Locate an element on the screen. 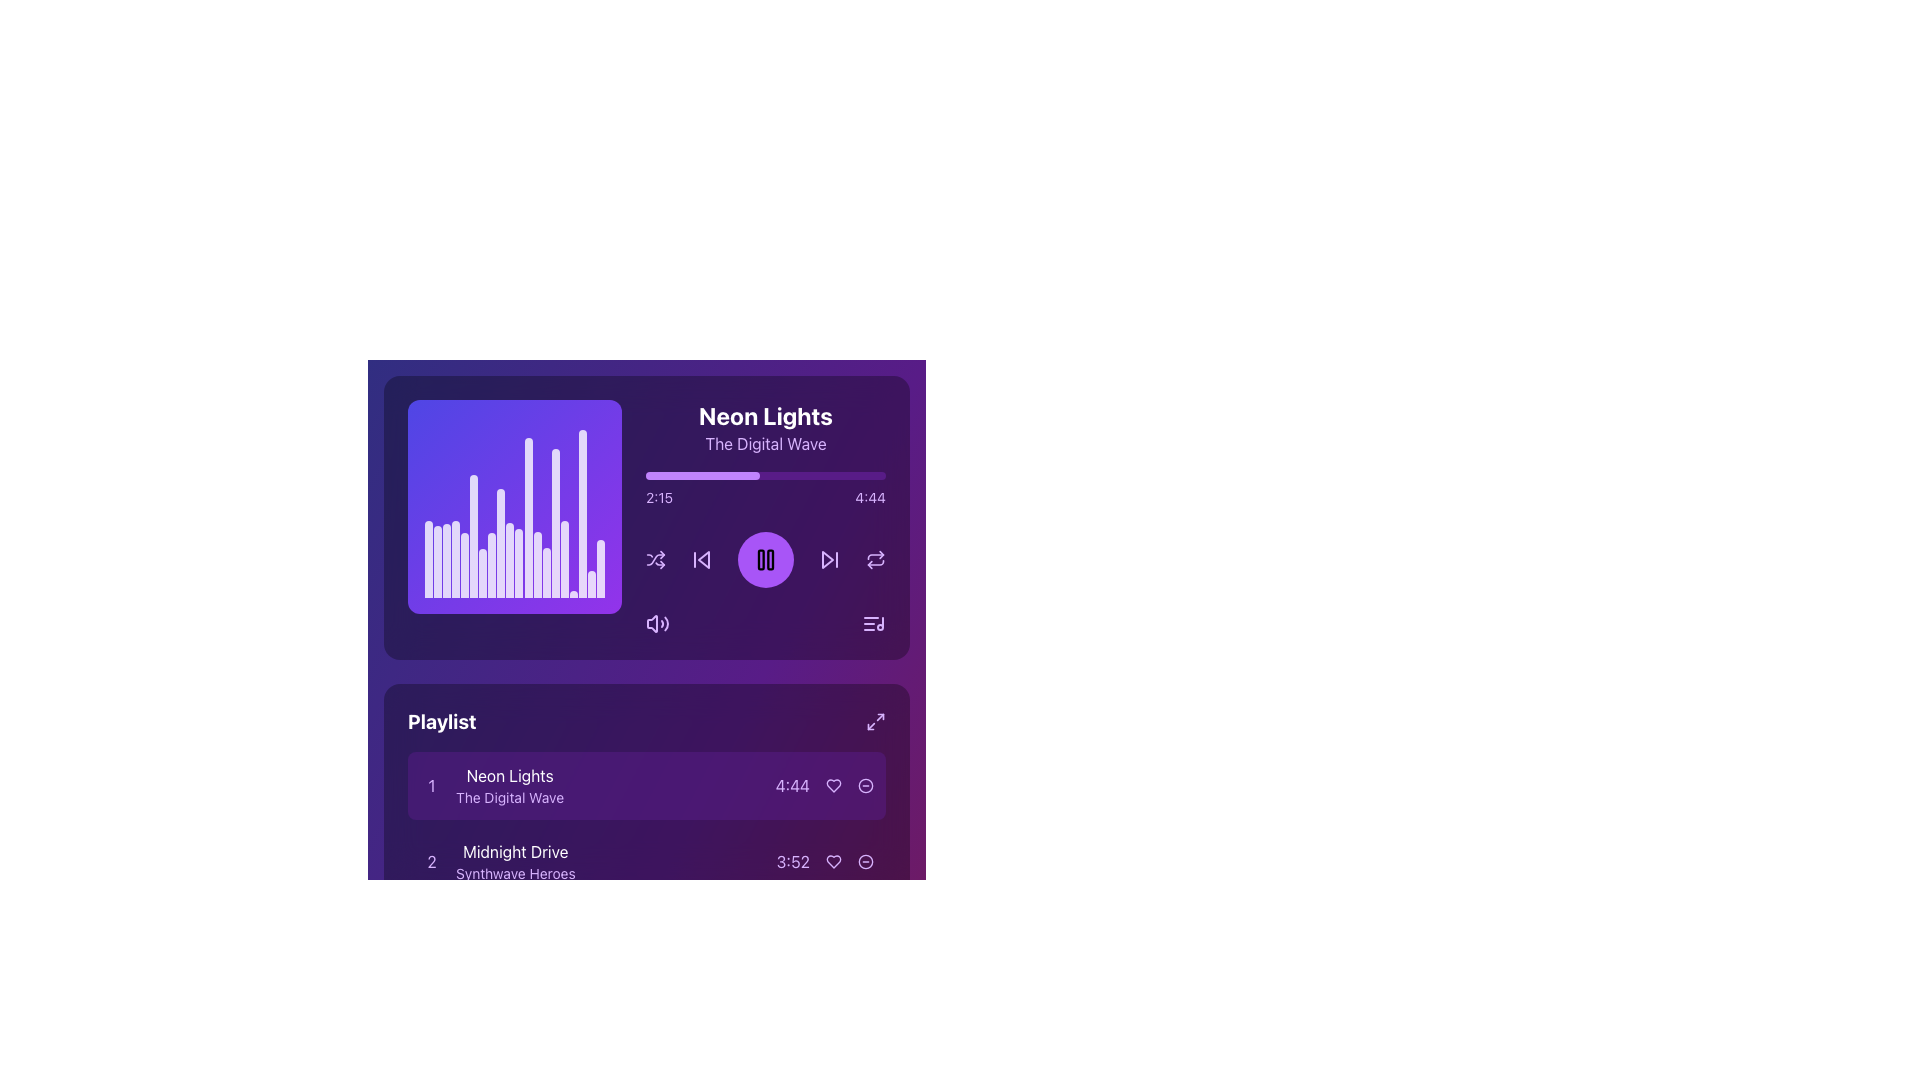  the sixth graphical audio visualization bar representing audio frequency levels in the music player interface is located at coordinates (473, 535).